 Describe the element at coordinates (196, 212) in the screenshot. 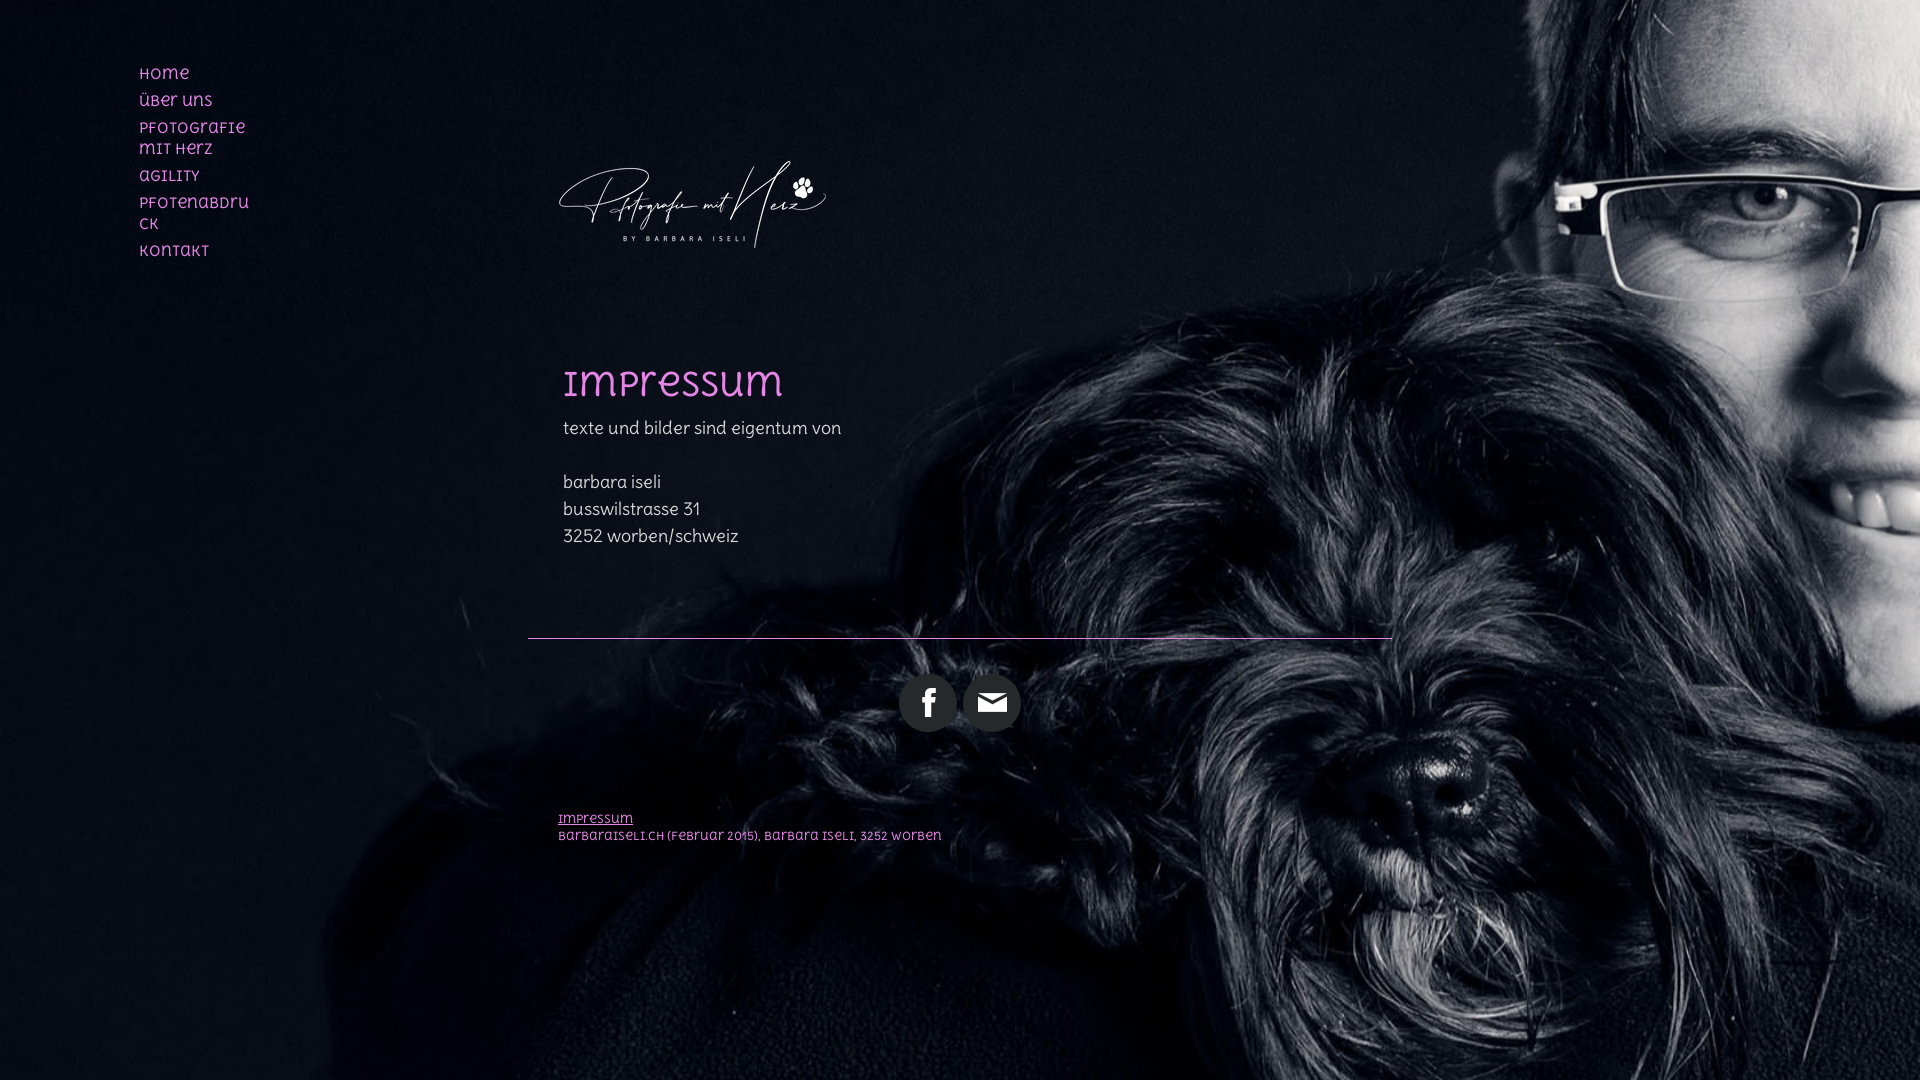

I see `'pfotenabdruck'` at that location.